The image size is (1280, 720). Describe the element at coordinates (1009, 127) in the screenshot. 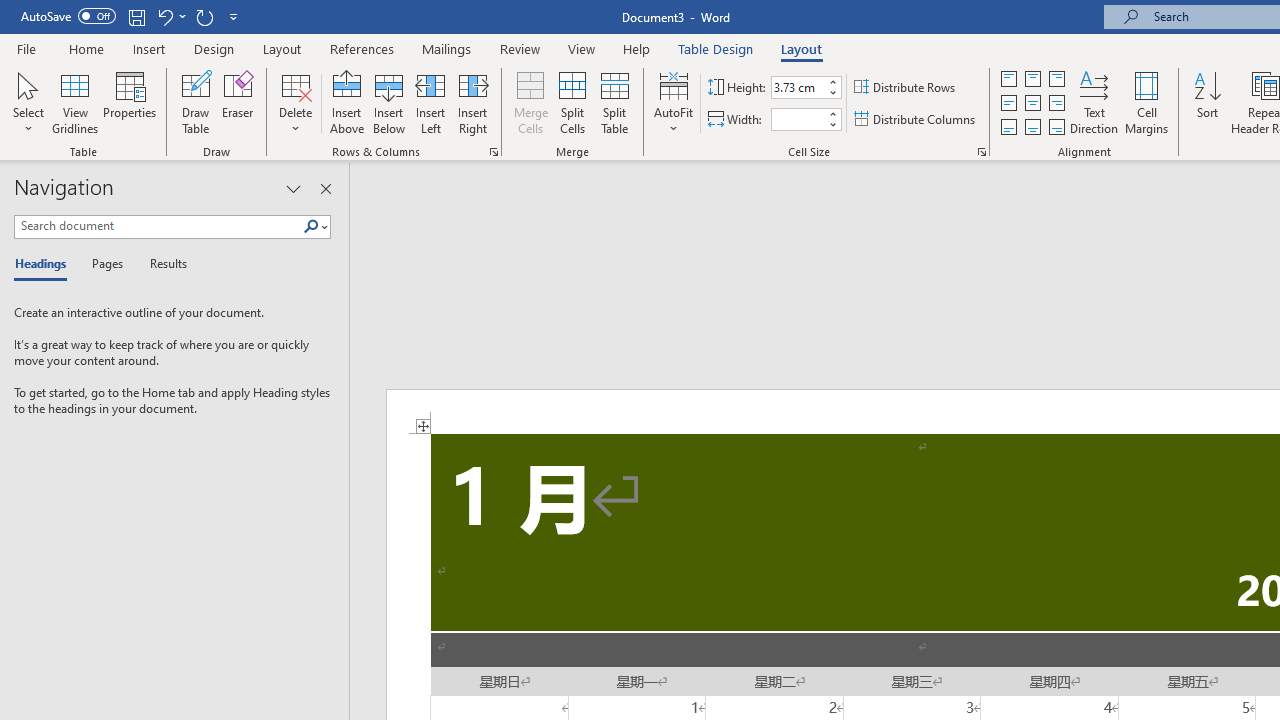

I see `'Align Bottom Justified'` at that location.